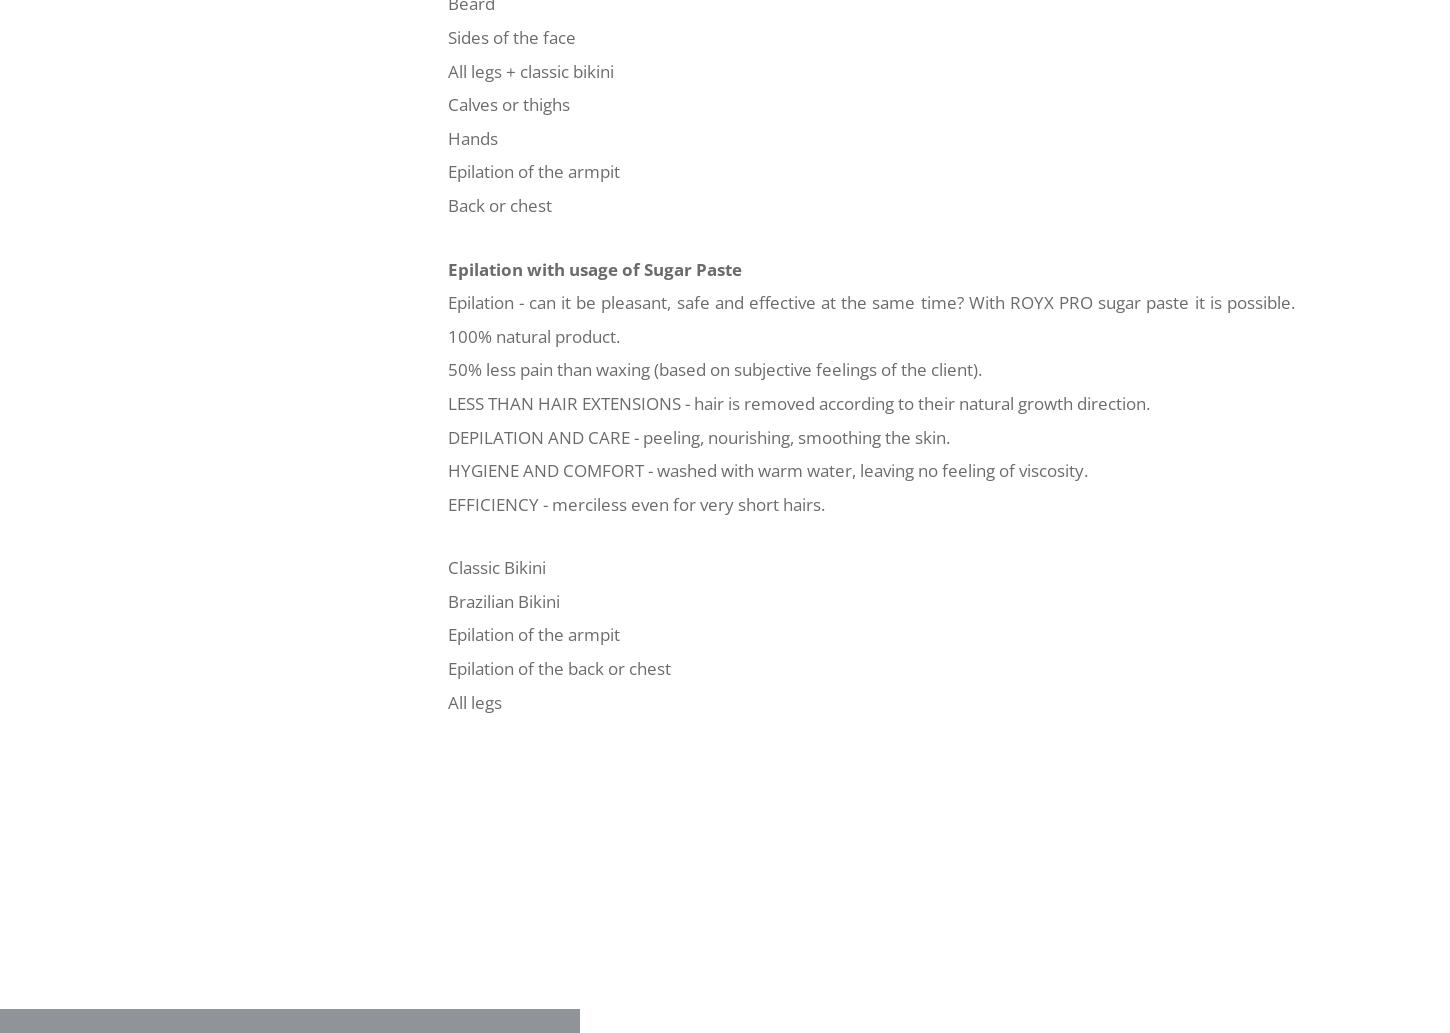  What do you see at coordinates (500, 203) in the screenshot?
I see `'Back or chest'` at bounding box center [500, 203].